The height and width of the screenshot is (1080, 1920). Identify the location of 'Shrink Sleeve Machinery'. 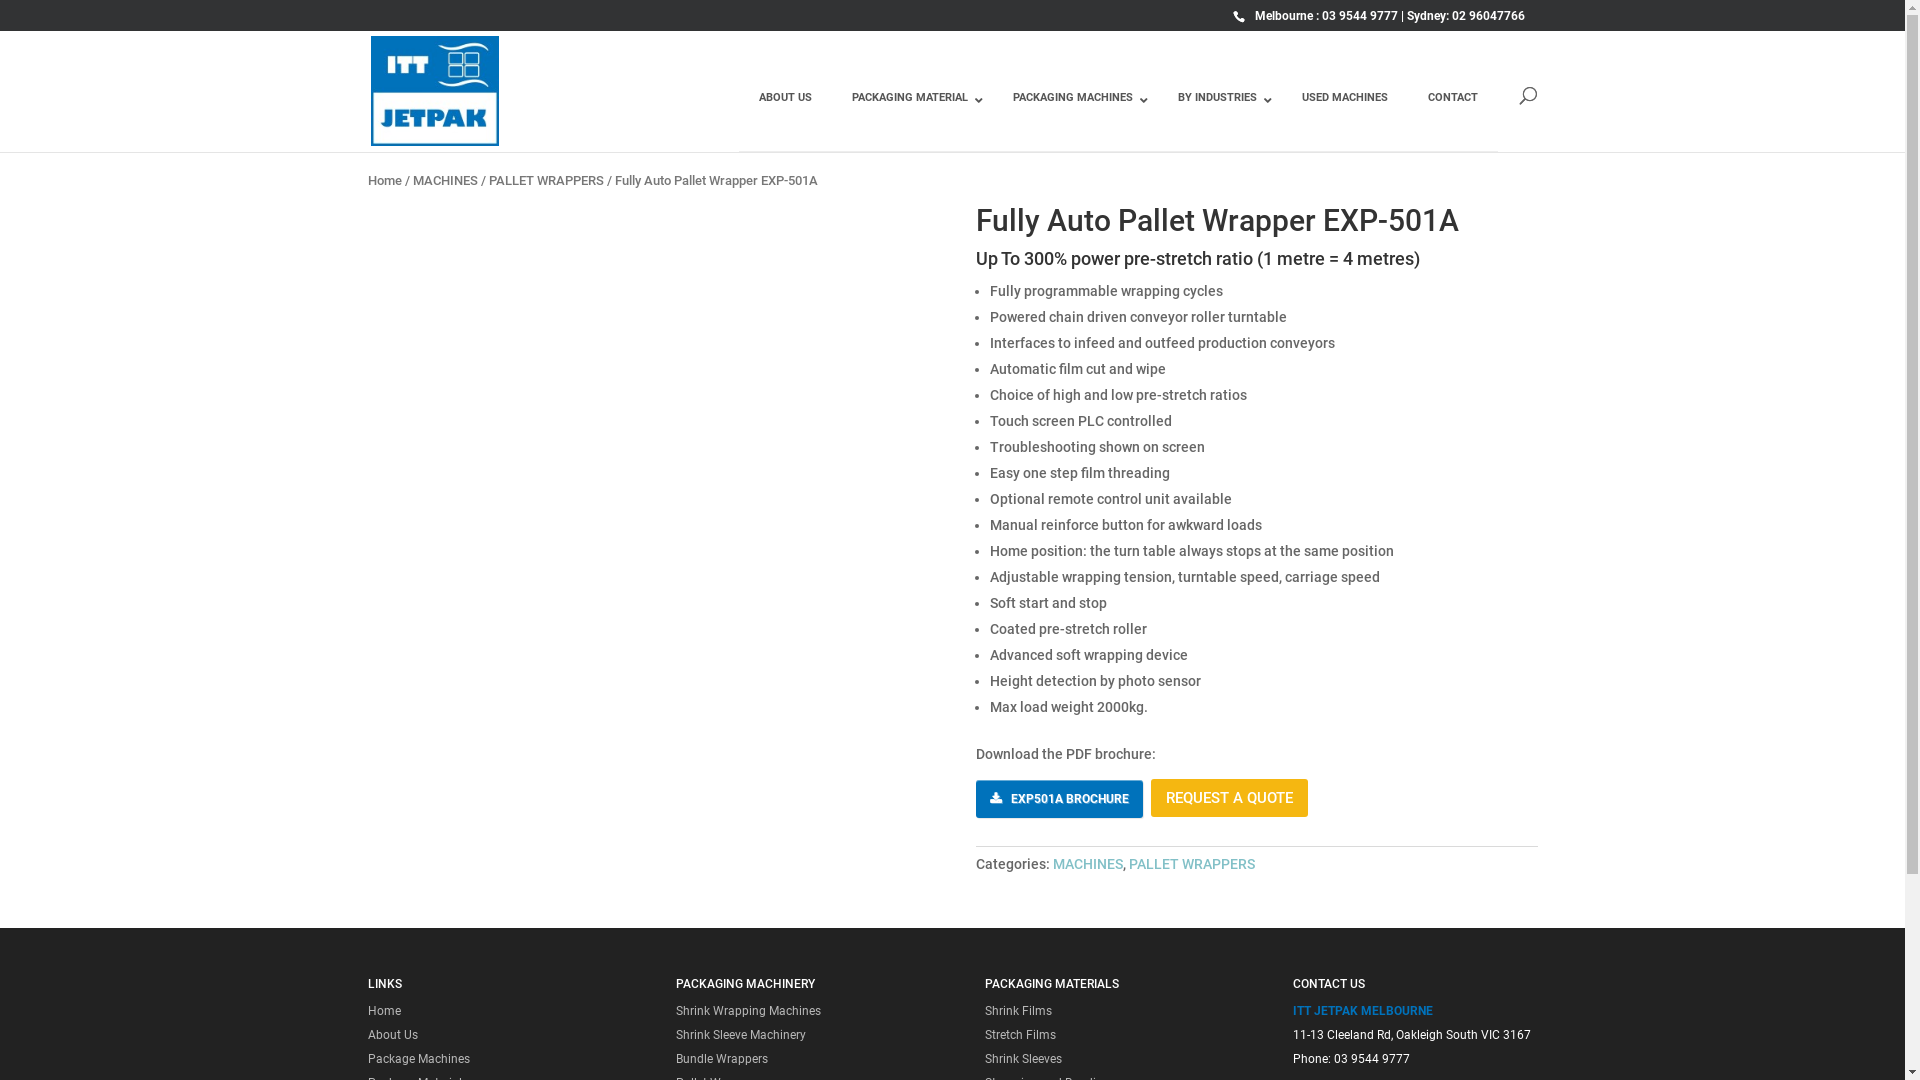
(739, 1034).